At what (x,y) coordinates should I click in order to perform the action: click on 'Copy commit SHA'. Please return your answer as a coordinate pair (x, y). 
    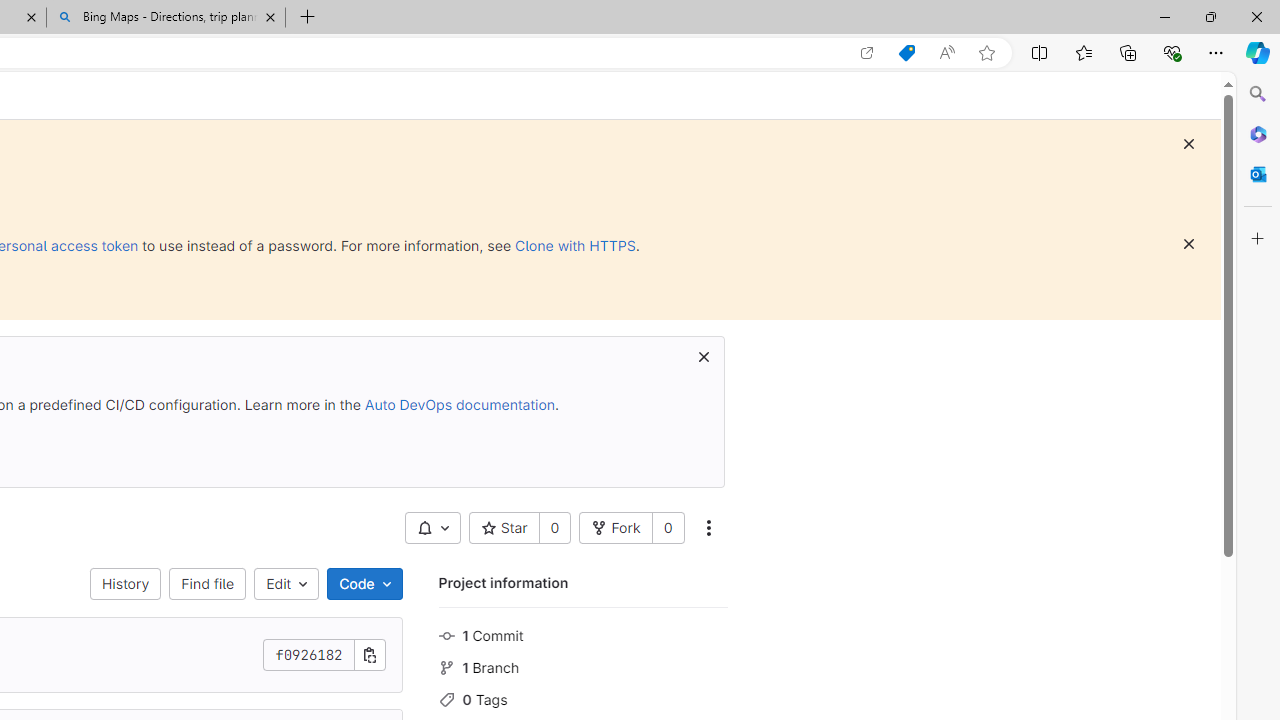
    Looking at the image, I should click on (369, 655).